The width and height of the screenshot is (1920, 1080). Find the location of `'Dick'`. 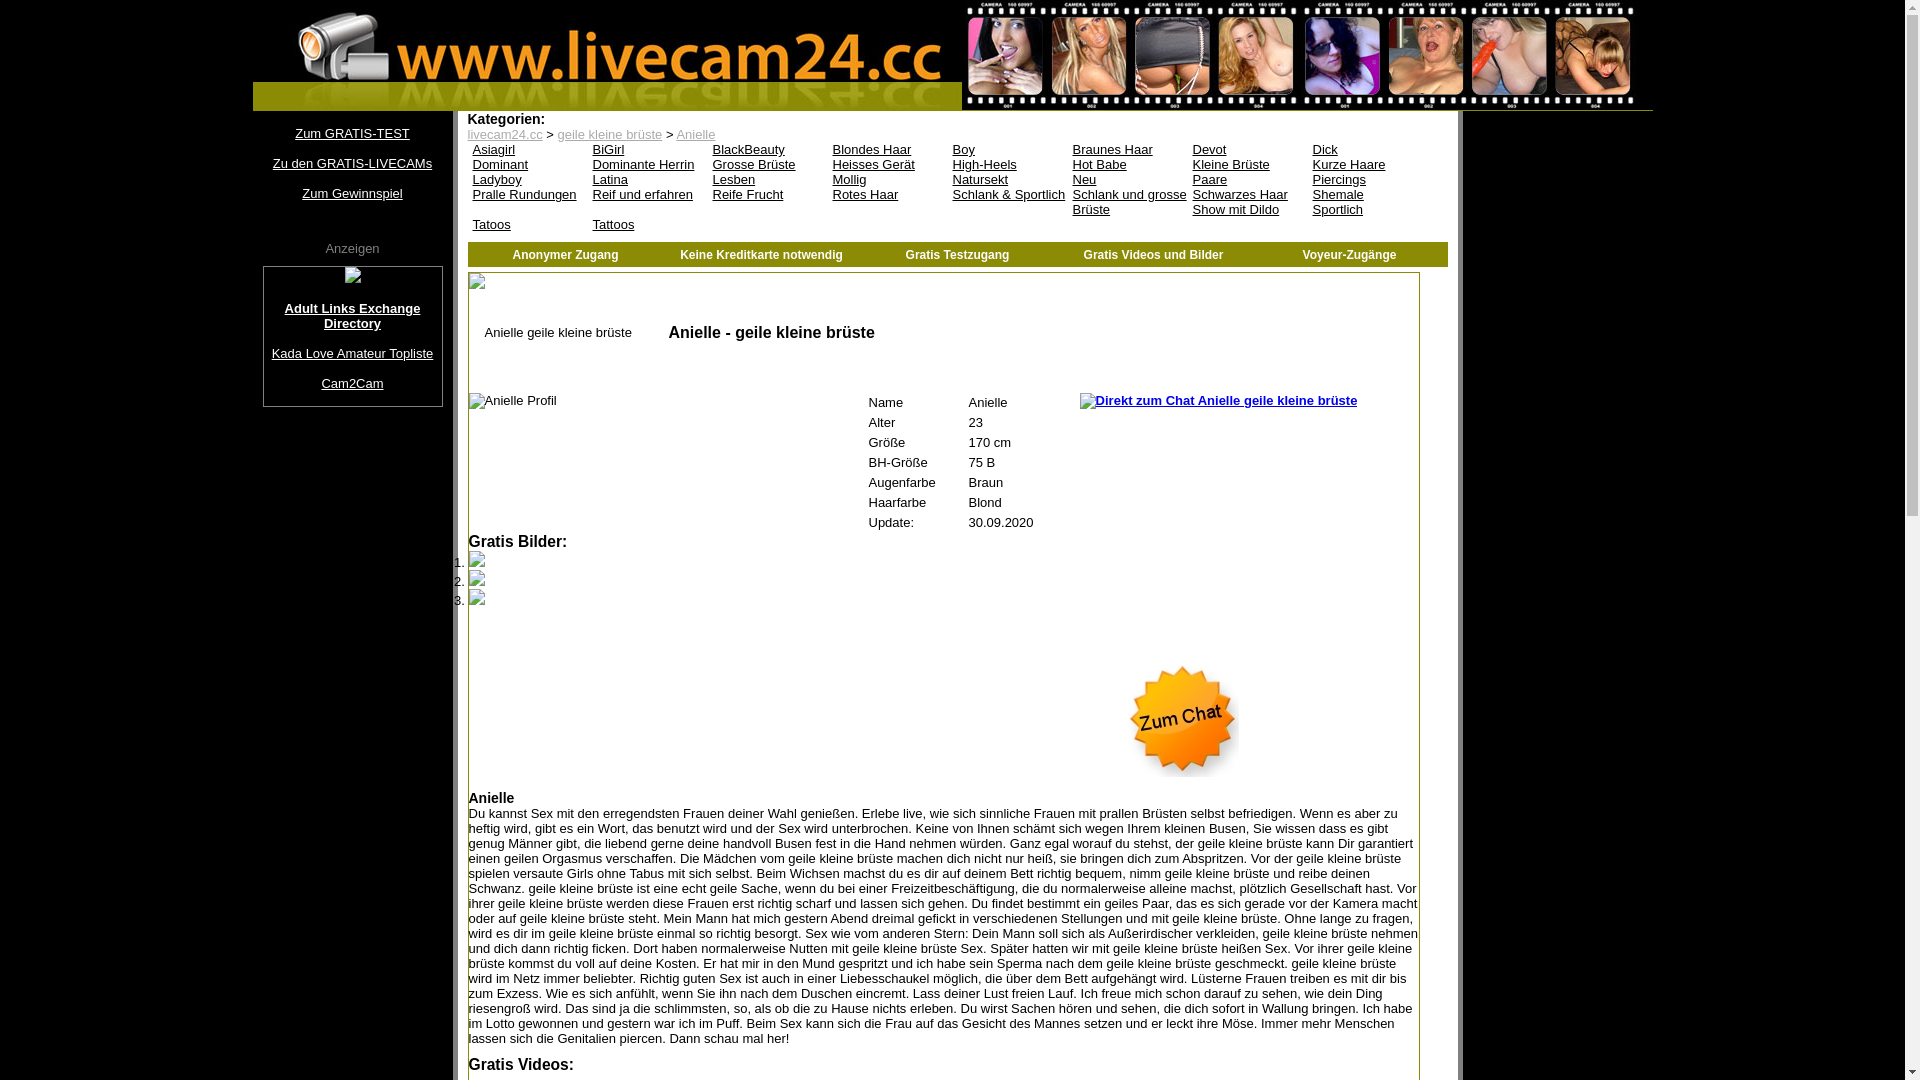

'Dick' is located at coordinates (1367, 148).